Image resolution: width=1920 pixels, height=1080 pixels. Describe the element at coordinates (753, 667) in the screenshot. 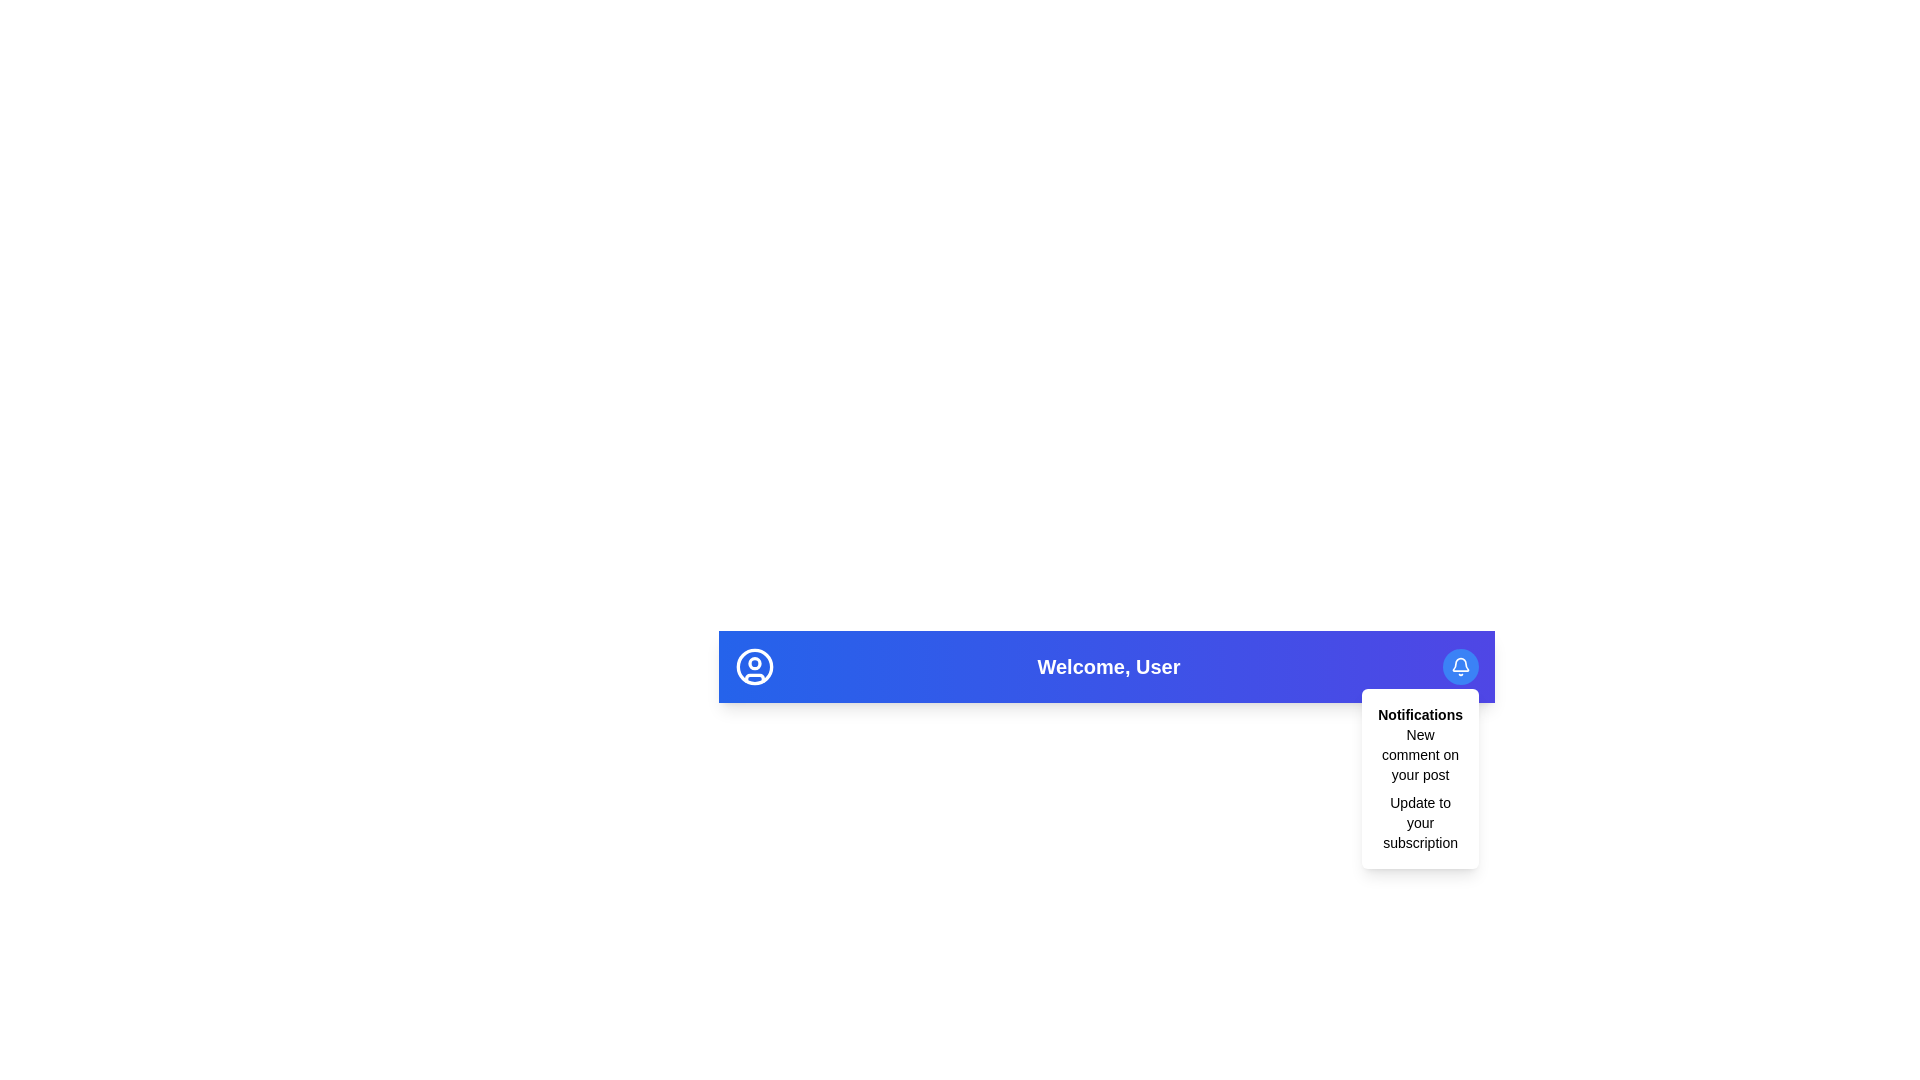

I see `the user profile icon located on the far left of the horizontal navigation bar` at that location.